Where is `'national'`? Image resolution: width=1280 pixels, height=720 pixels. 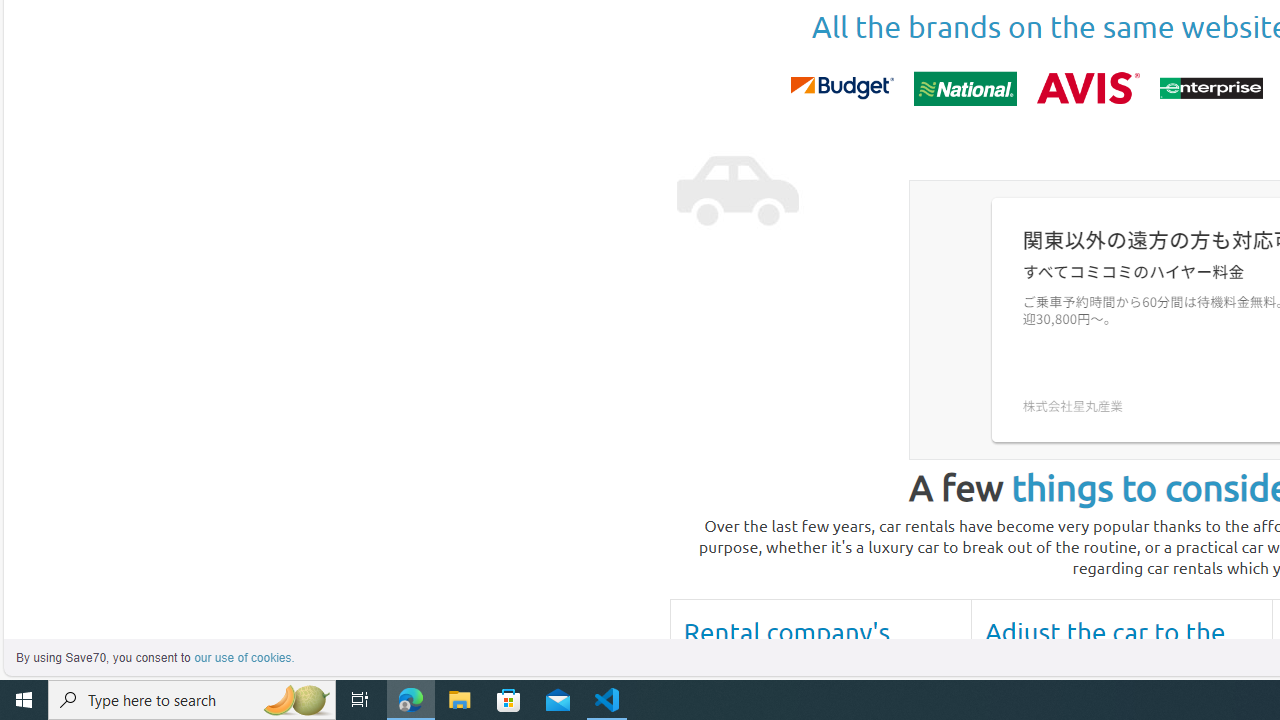 'national' is located at coordinates (965, 87).